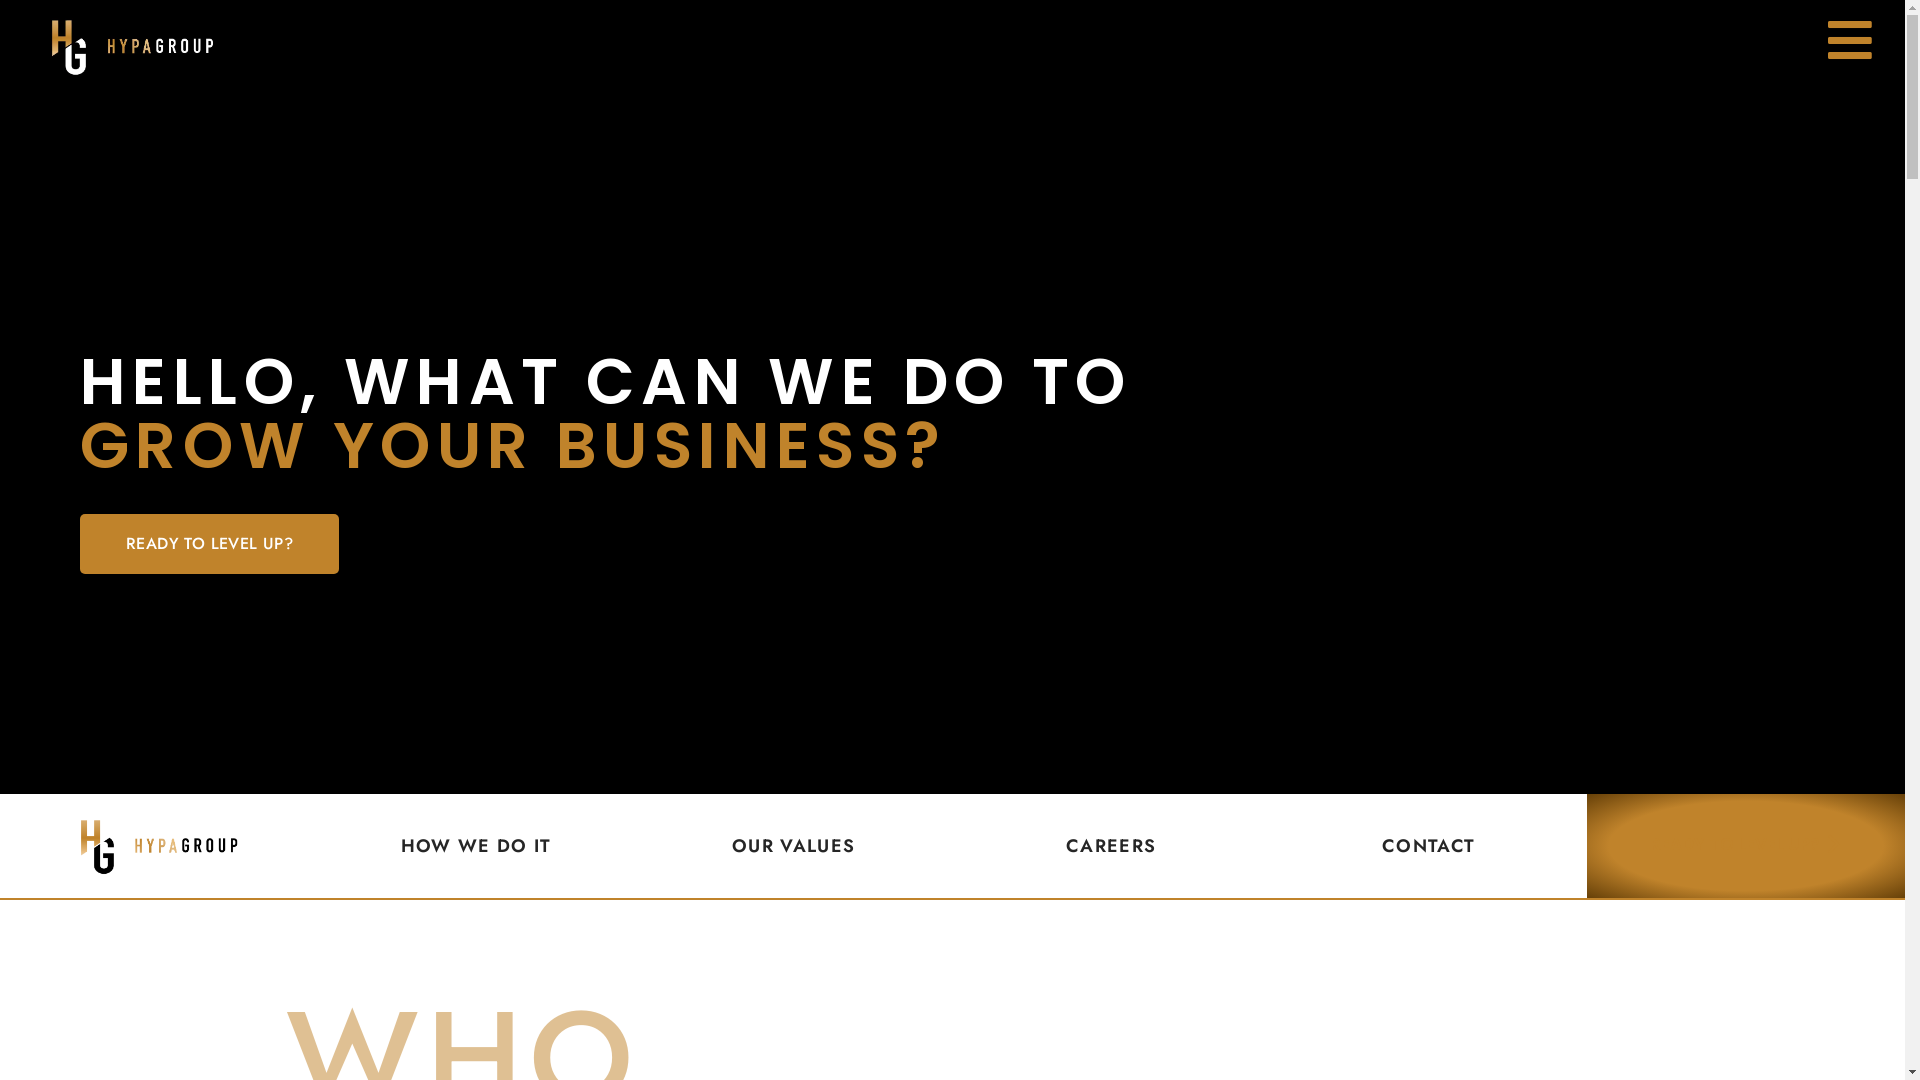  I want to click on 'Home 1', so click(157, 845).